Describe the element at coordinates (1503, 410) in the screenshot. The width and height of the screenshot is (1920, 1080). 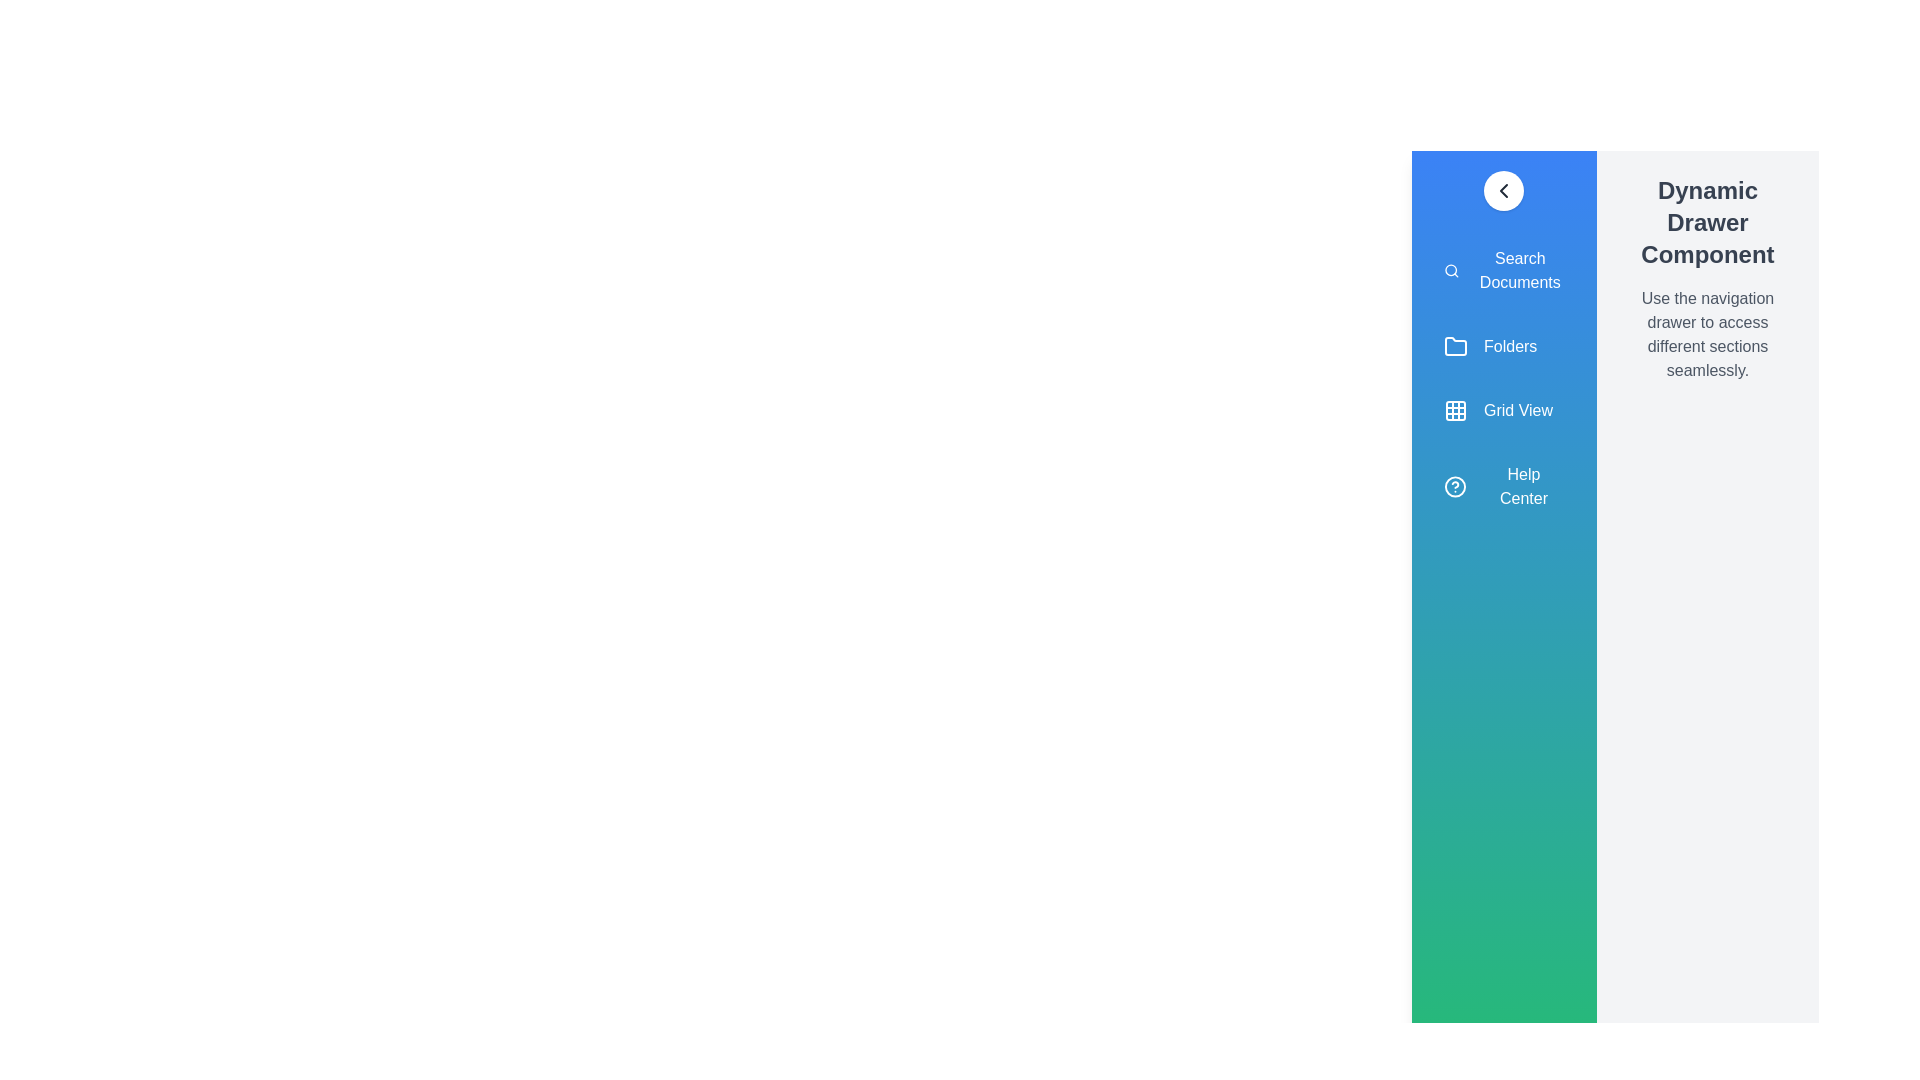
I see `the menu item Grid View` at that location.